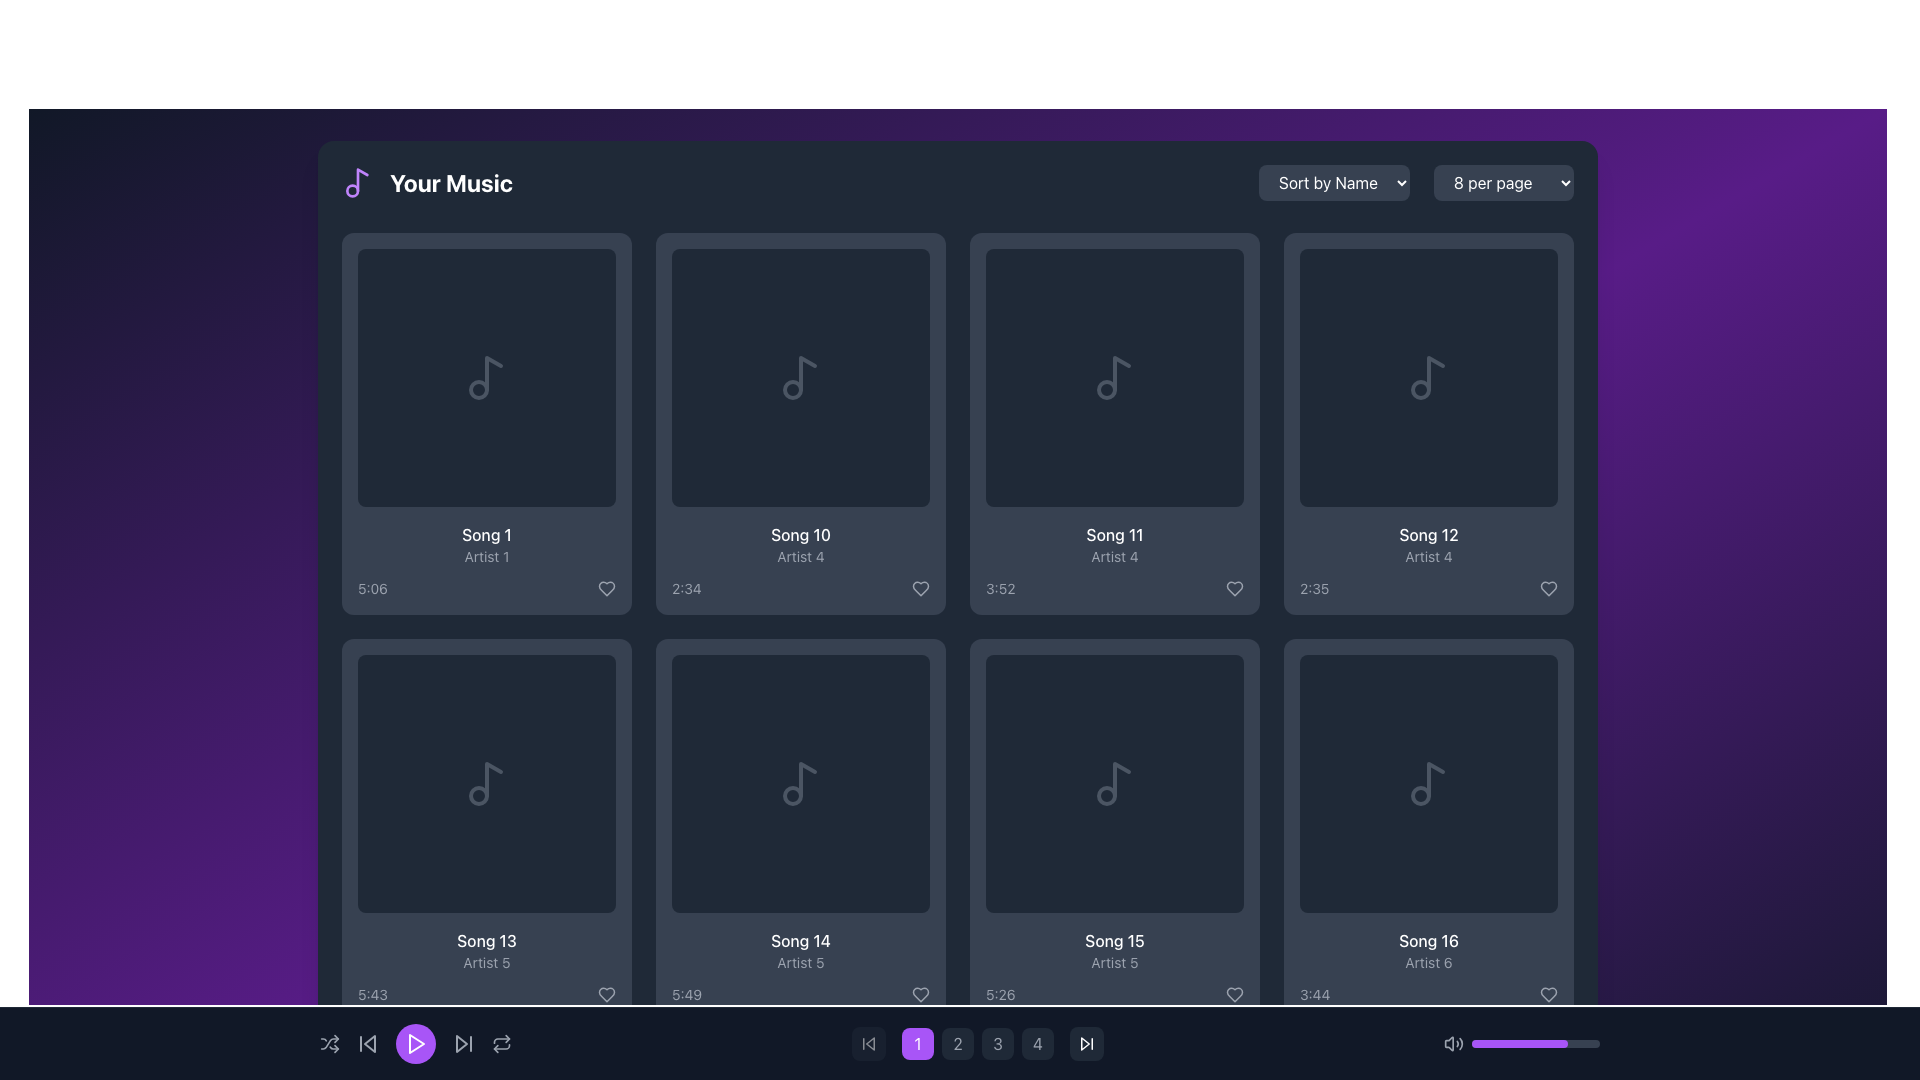 The height and width of the screenshot is (1080, 1920). What do you see at coordinates (426, 182) in the screenshot?
I see `the 'Your Music' text label, which serves as the heading for the section, located in the top-left portion of the horizontal bar` at bounding box center [426, 182].